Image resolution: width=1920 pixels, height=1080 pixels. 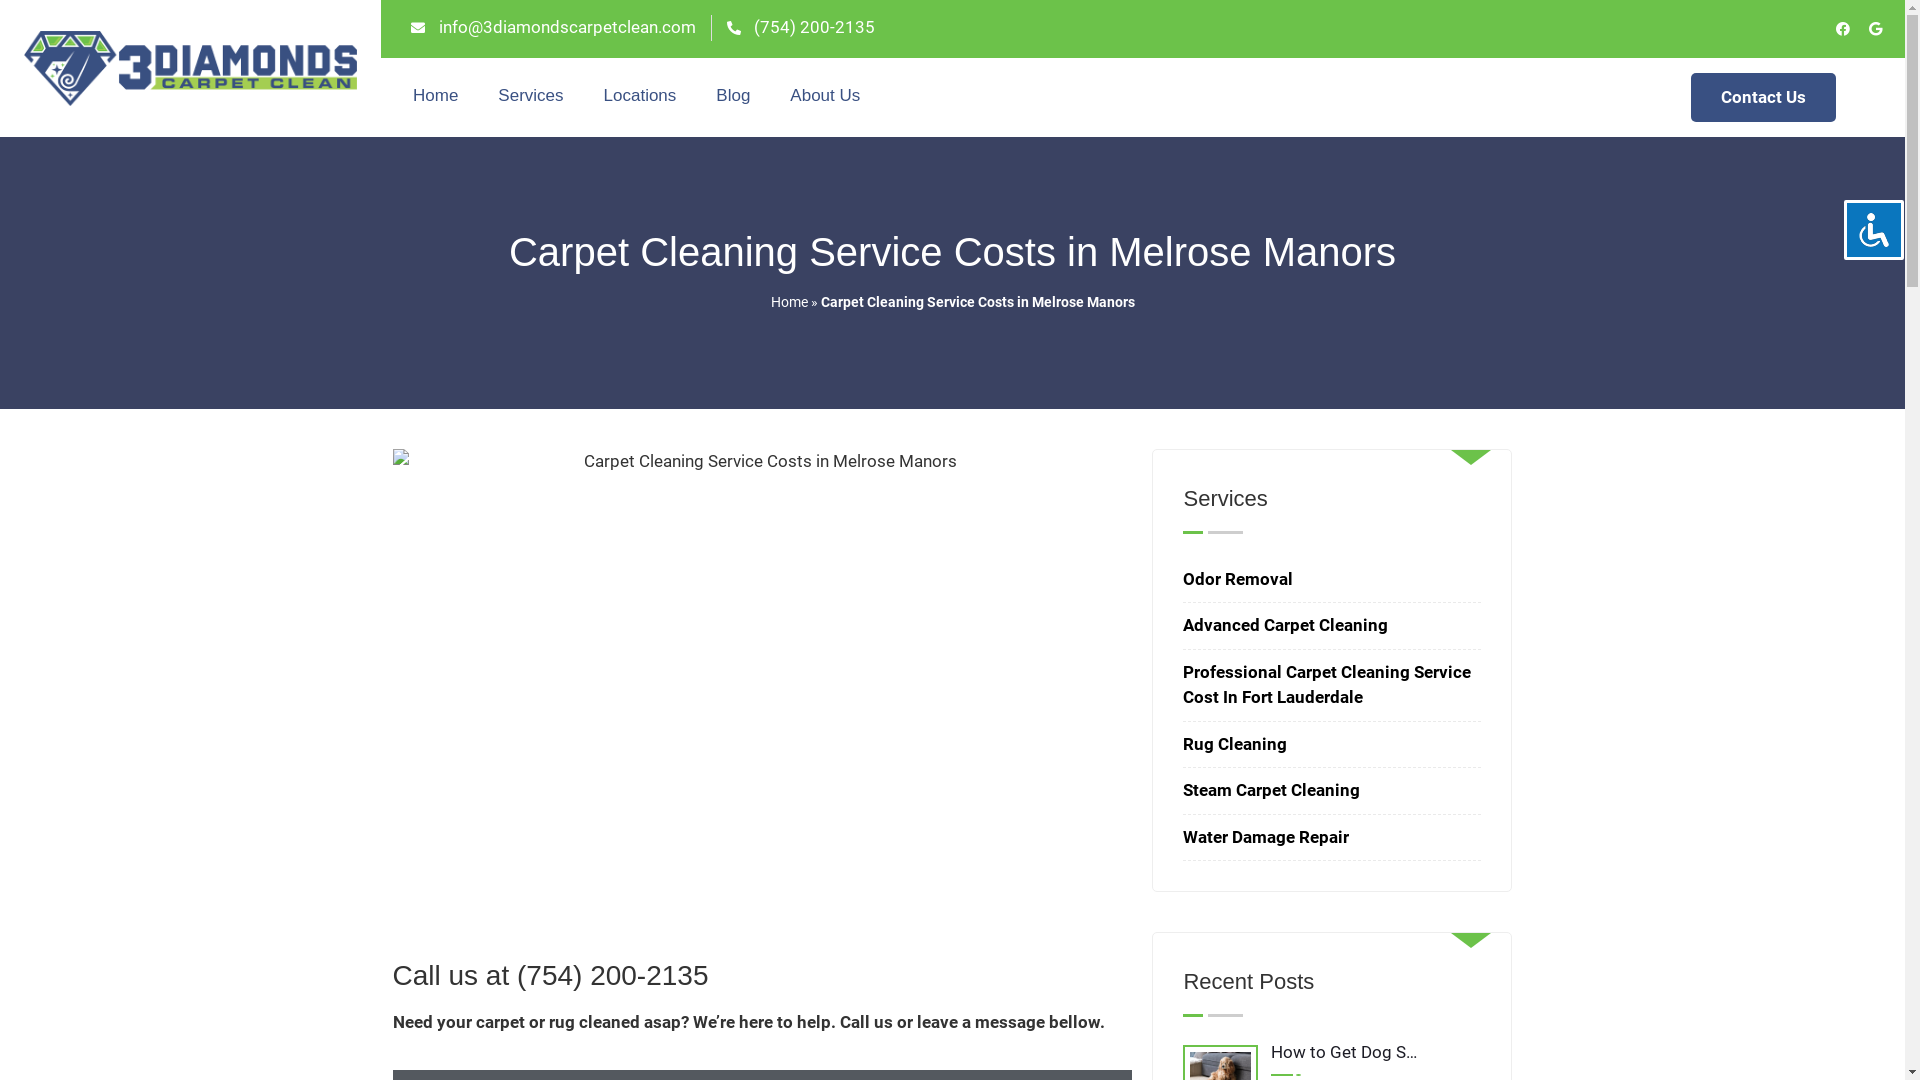 What do you see at coordinates (553, 27) in the screenshot?
I see `'info@3diamondscarpetclean.com'` at bounding box center [553, 27].